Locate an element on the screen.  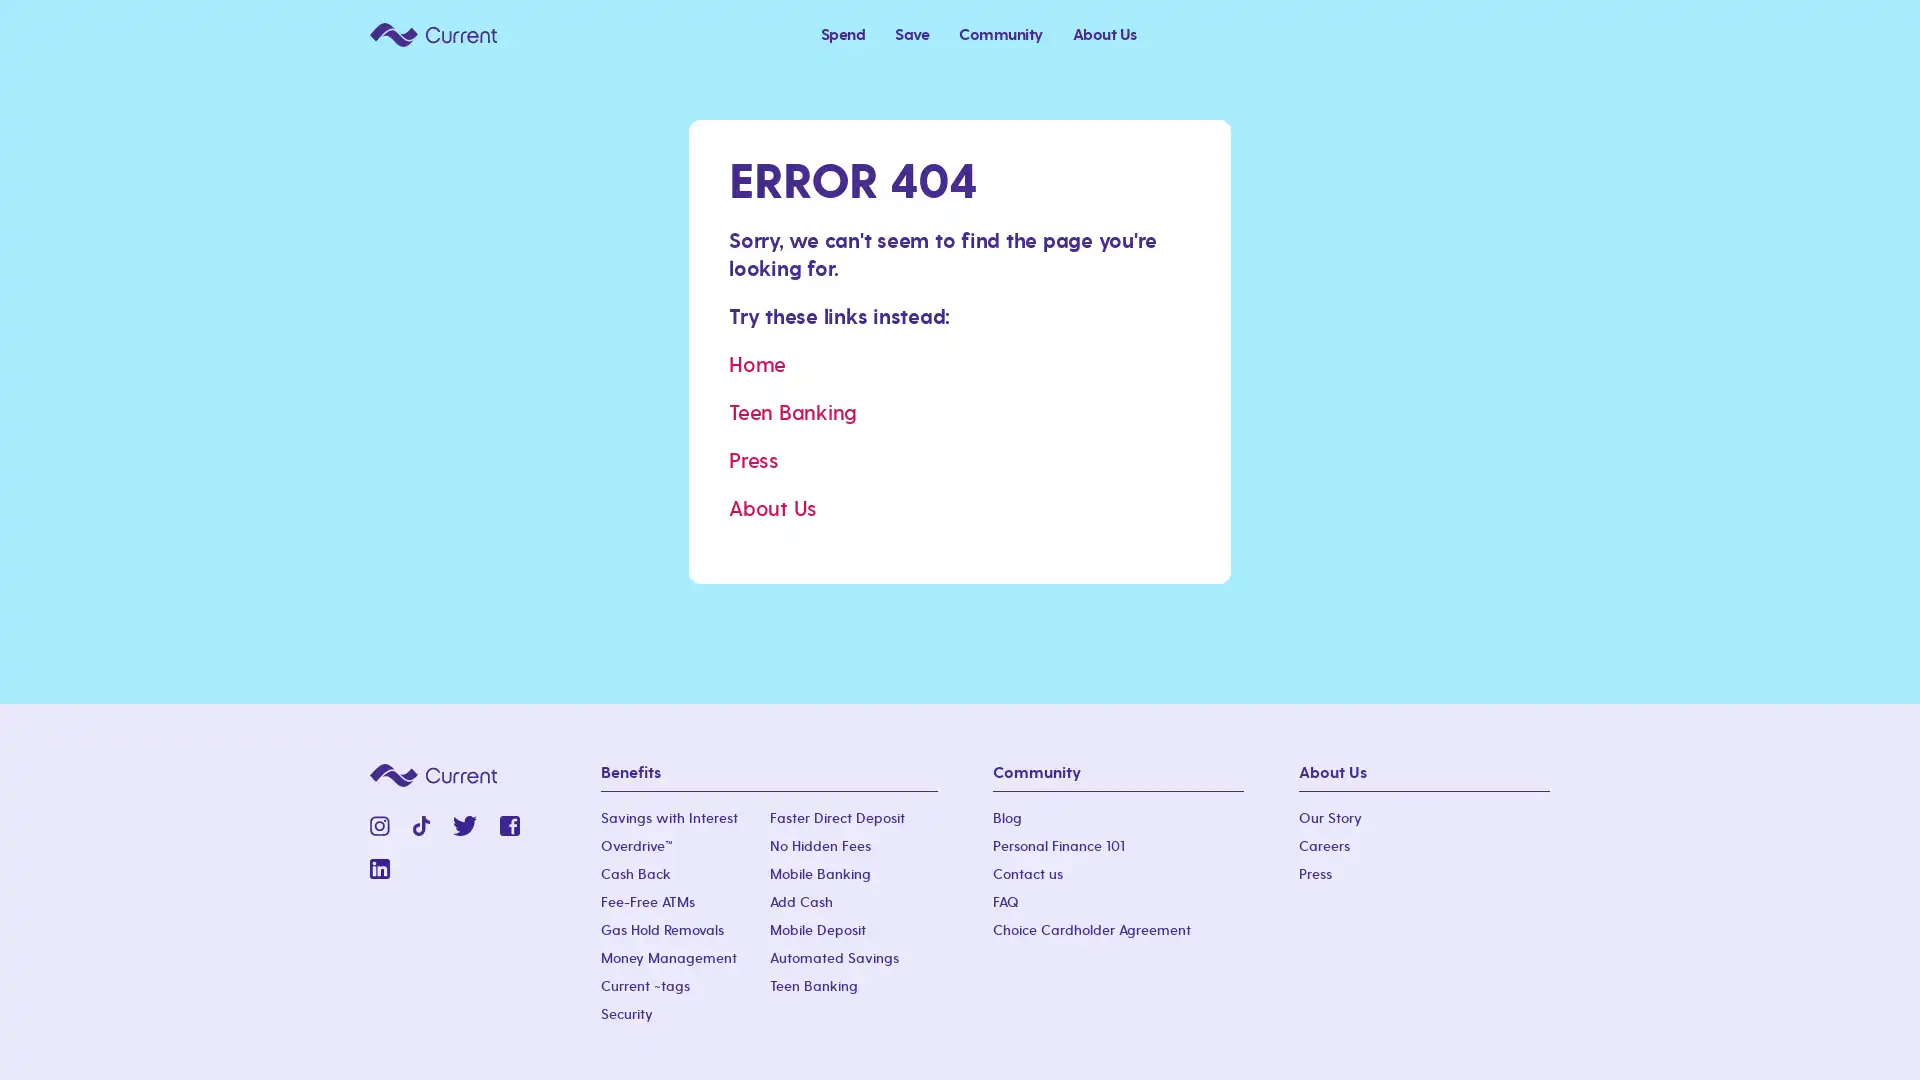
Teen Banking is located at coordinates (812, 986).